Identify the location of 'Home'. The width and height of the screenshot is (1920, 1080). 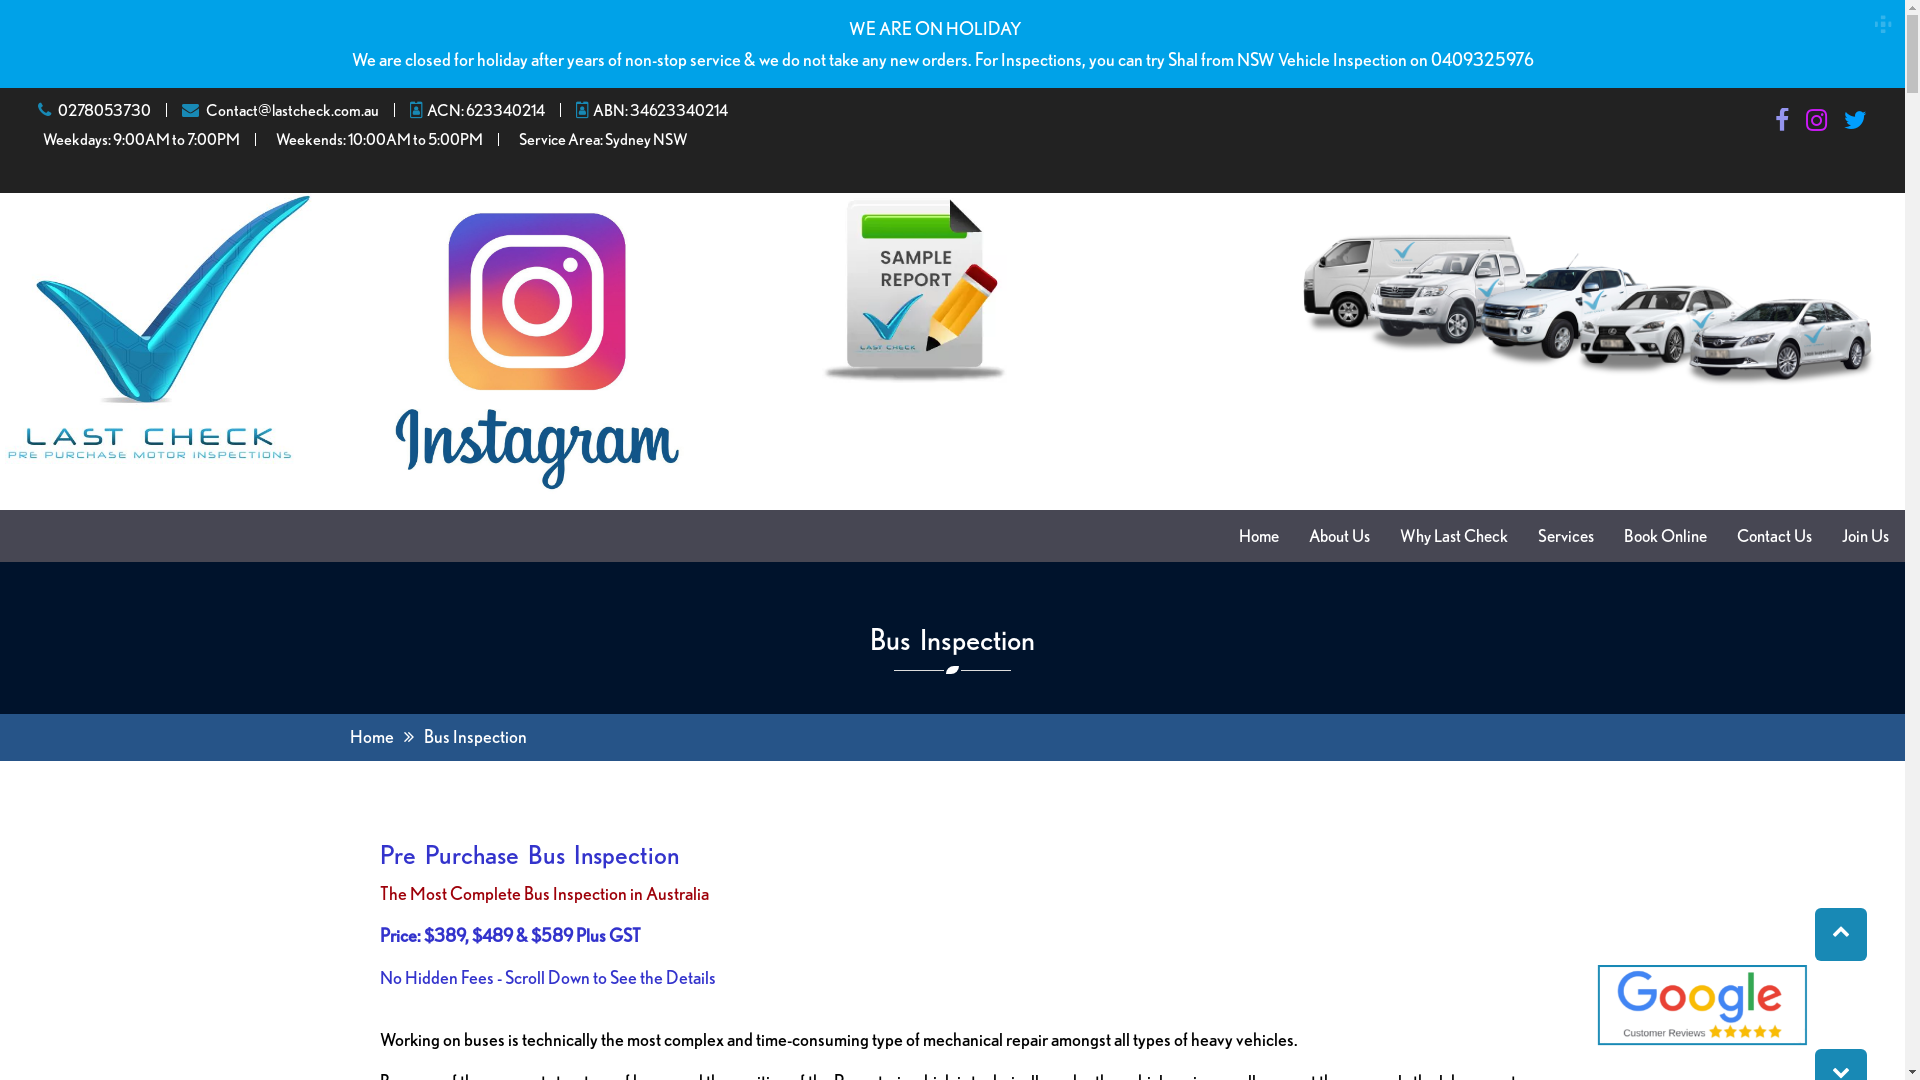
(1257, 535).